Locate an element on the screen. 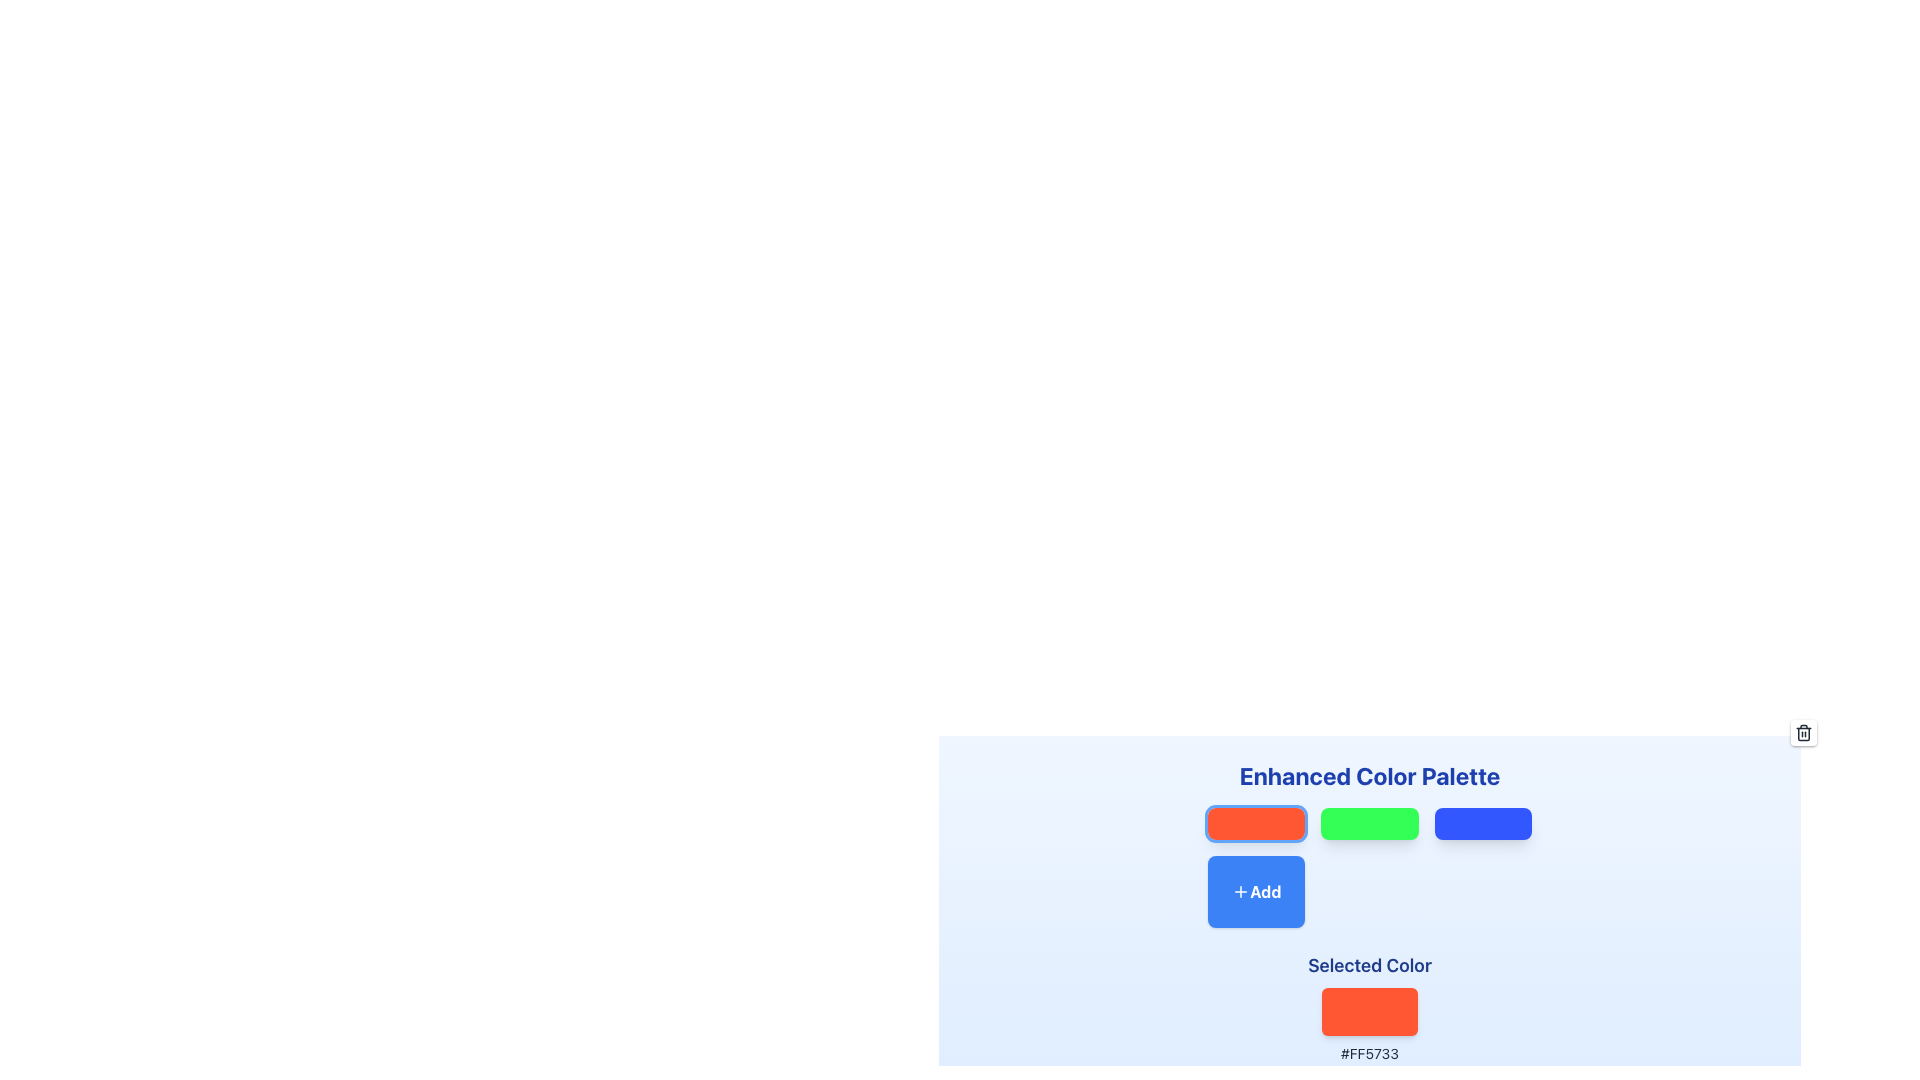 This screenshot has width=1920, height=1080. the label displaying the hexadecimal color code '#FF5733', which is styled in gray and positioned below the 'Selected Color' label and its corresponding colored rectangle is located at coordinates (1368, 1052).